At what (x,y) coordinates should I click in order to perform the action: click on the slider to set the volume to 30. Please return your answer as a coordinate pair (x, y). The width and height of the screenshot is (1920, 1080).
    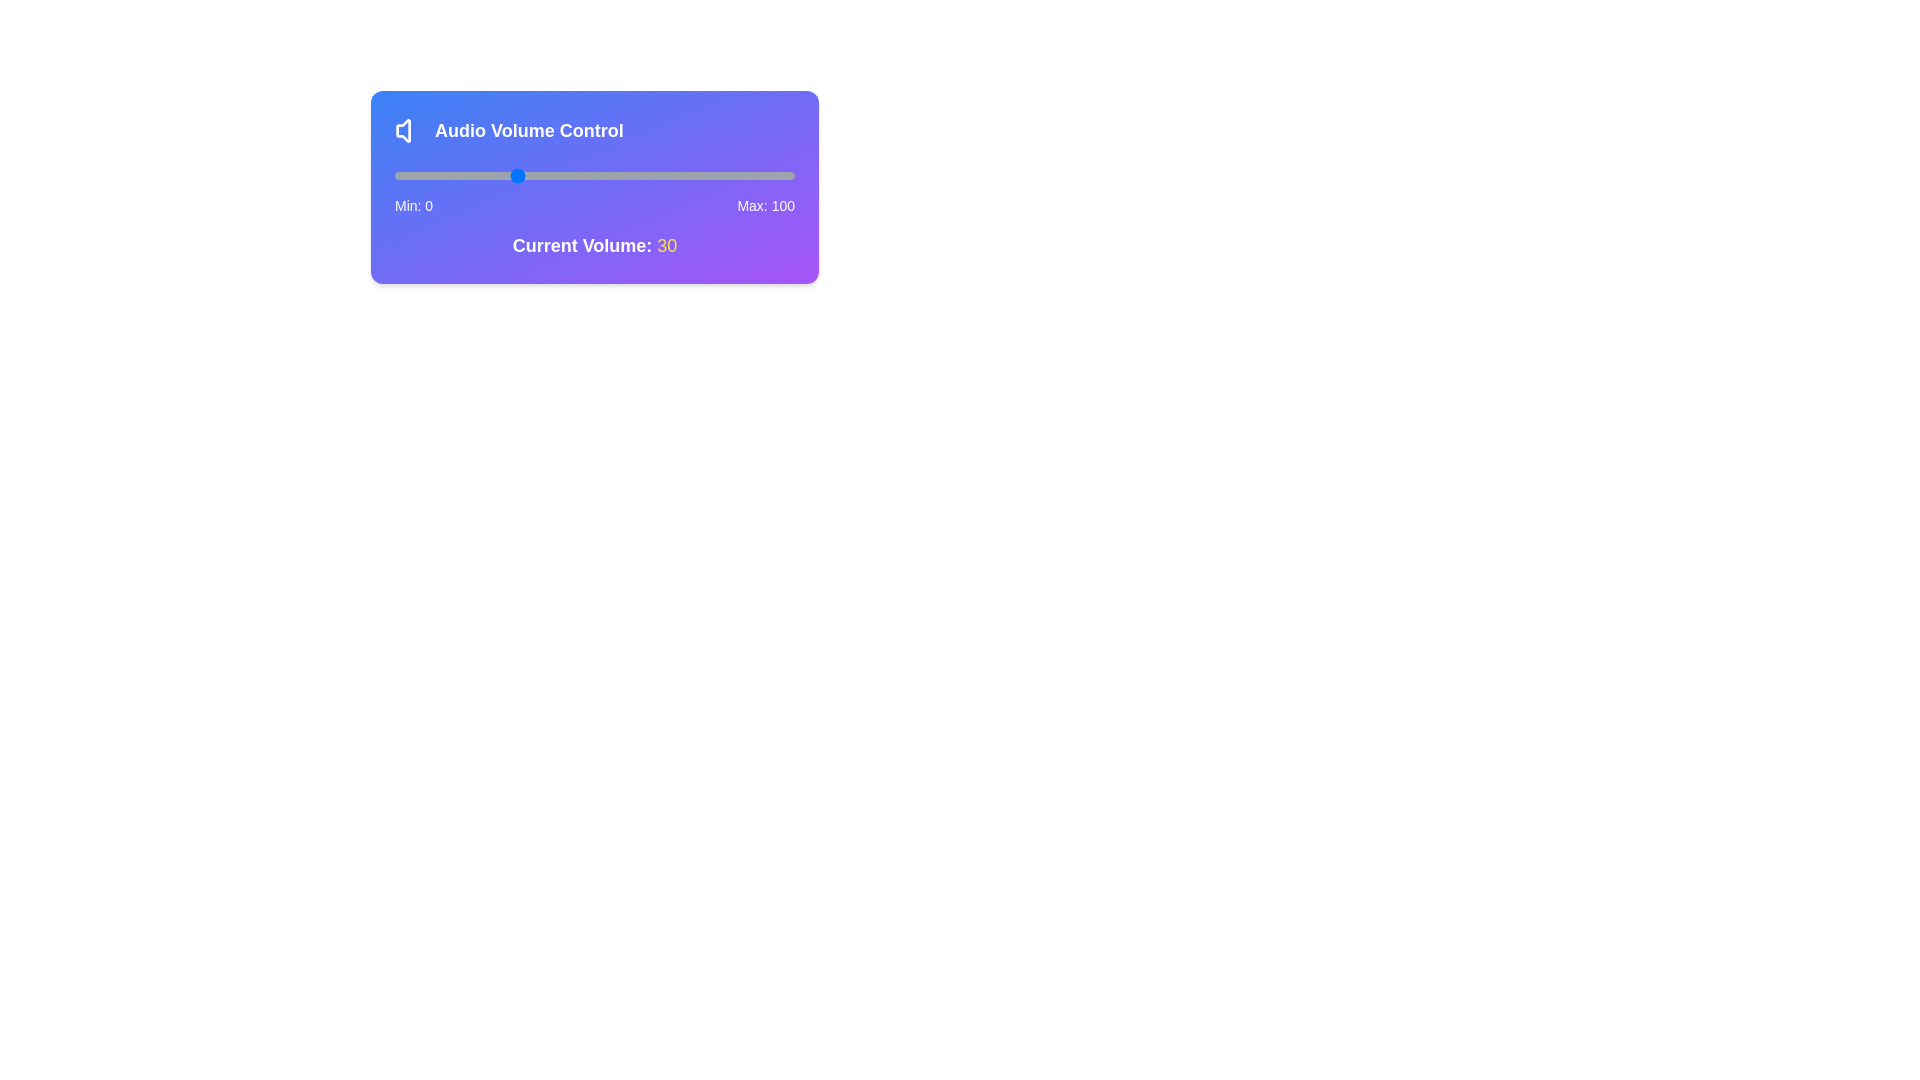
    Looking at the image, I should click on (514, 175).